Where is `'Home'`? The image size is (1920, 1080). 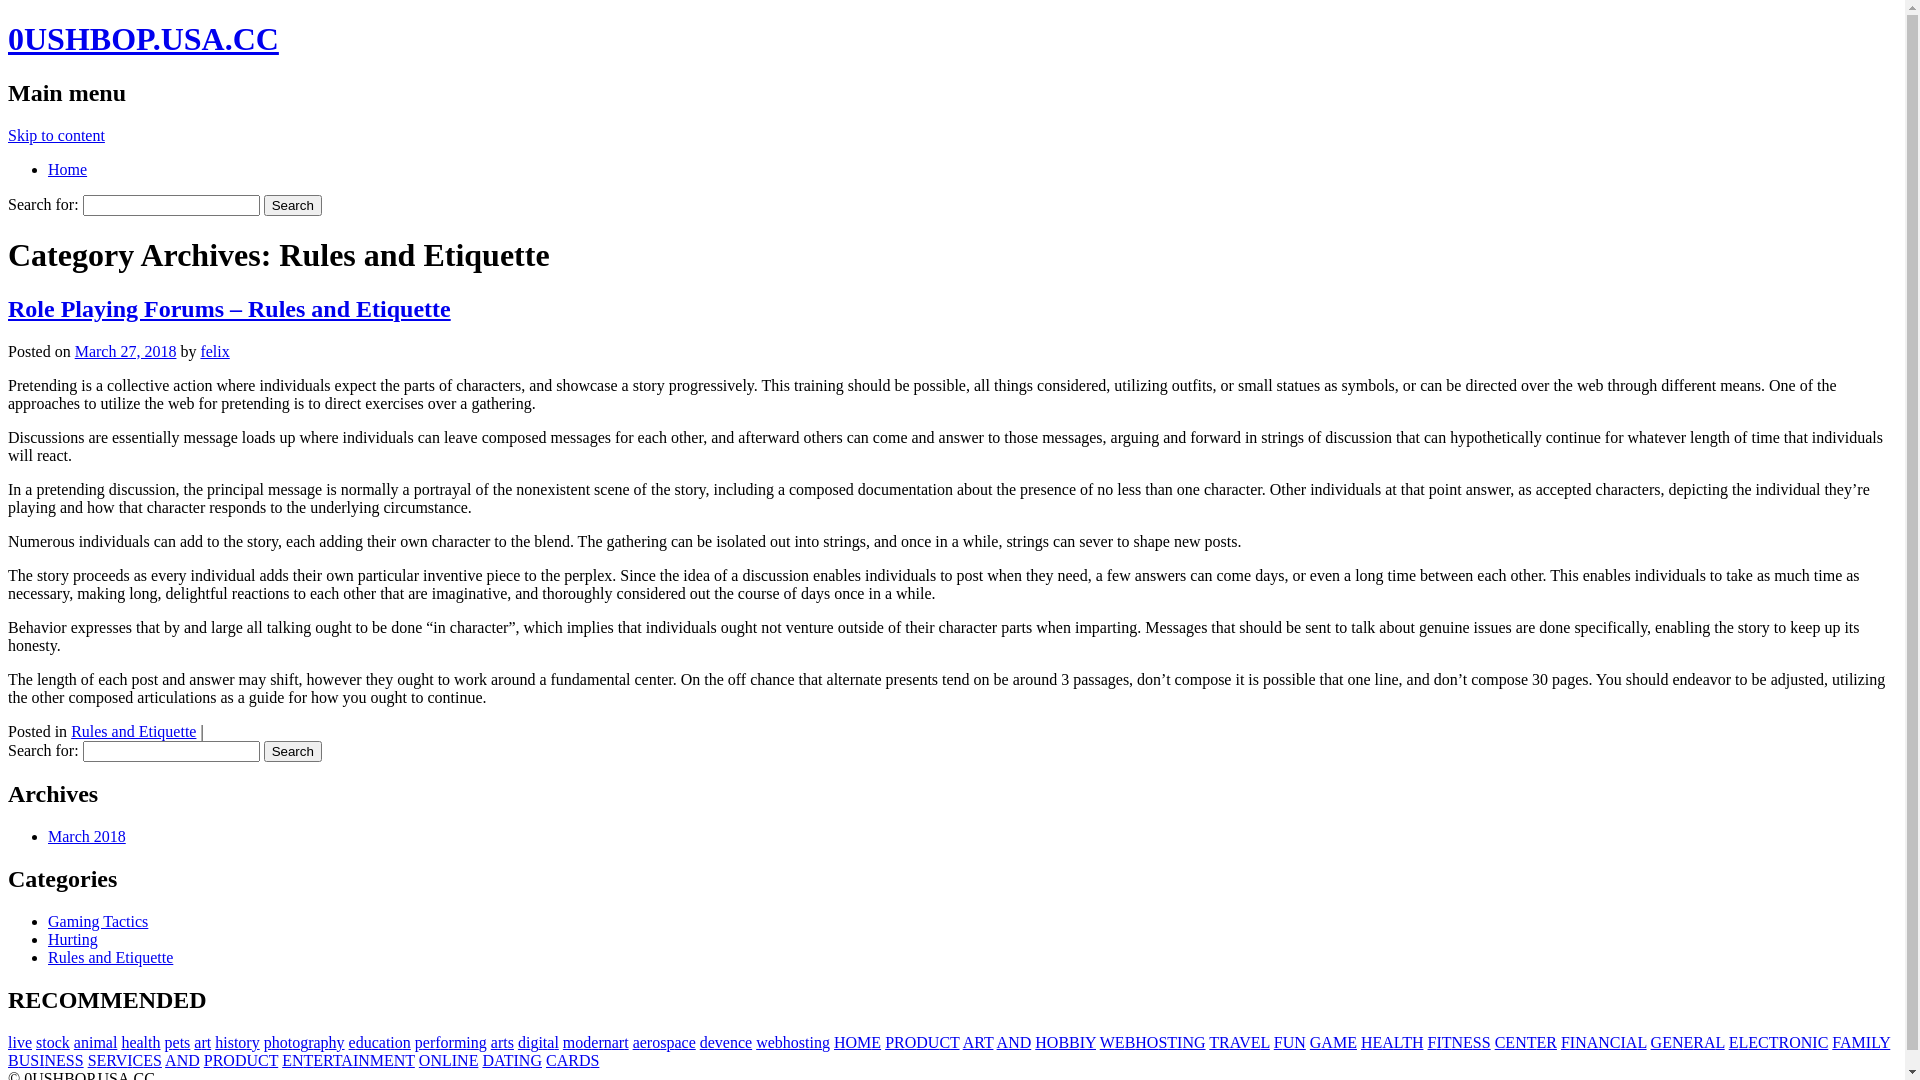
'Home' is located at coordinates (48, 168).